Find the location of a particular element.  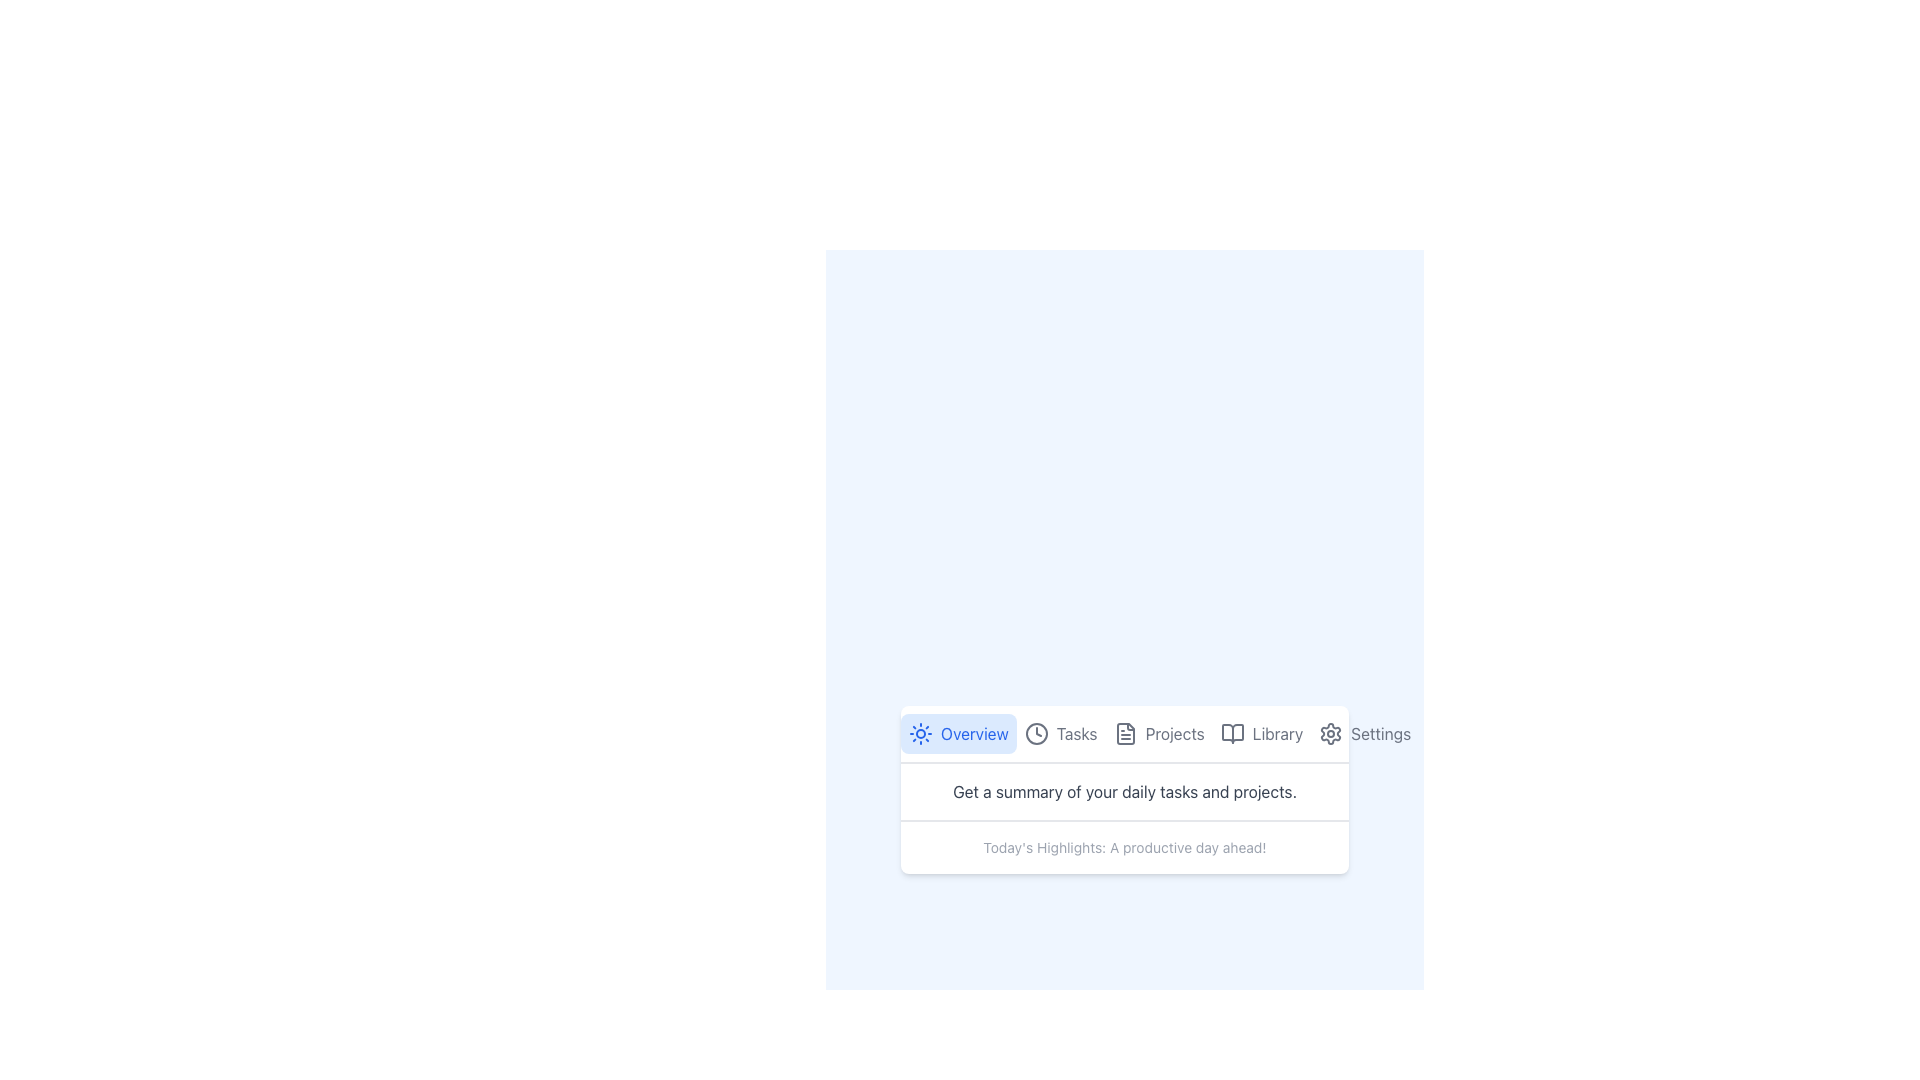

the 'Library' text label in the navigation menu is located at coordinates (1276, 733).